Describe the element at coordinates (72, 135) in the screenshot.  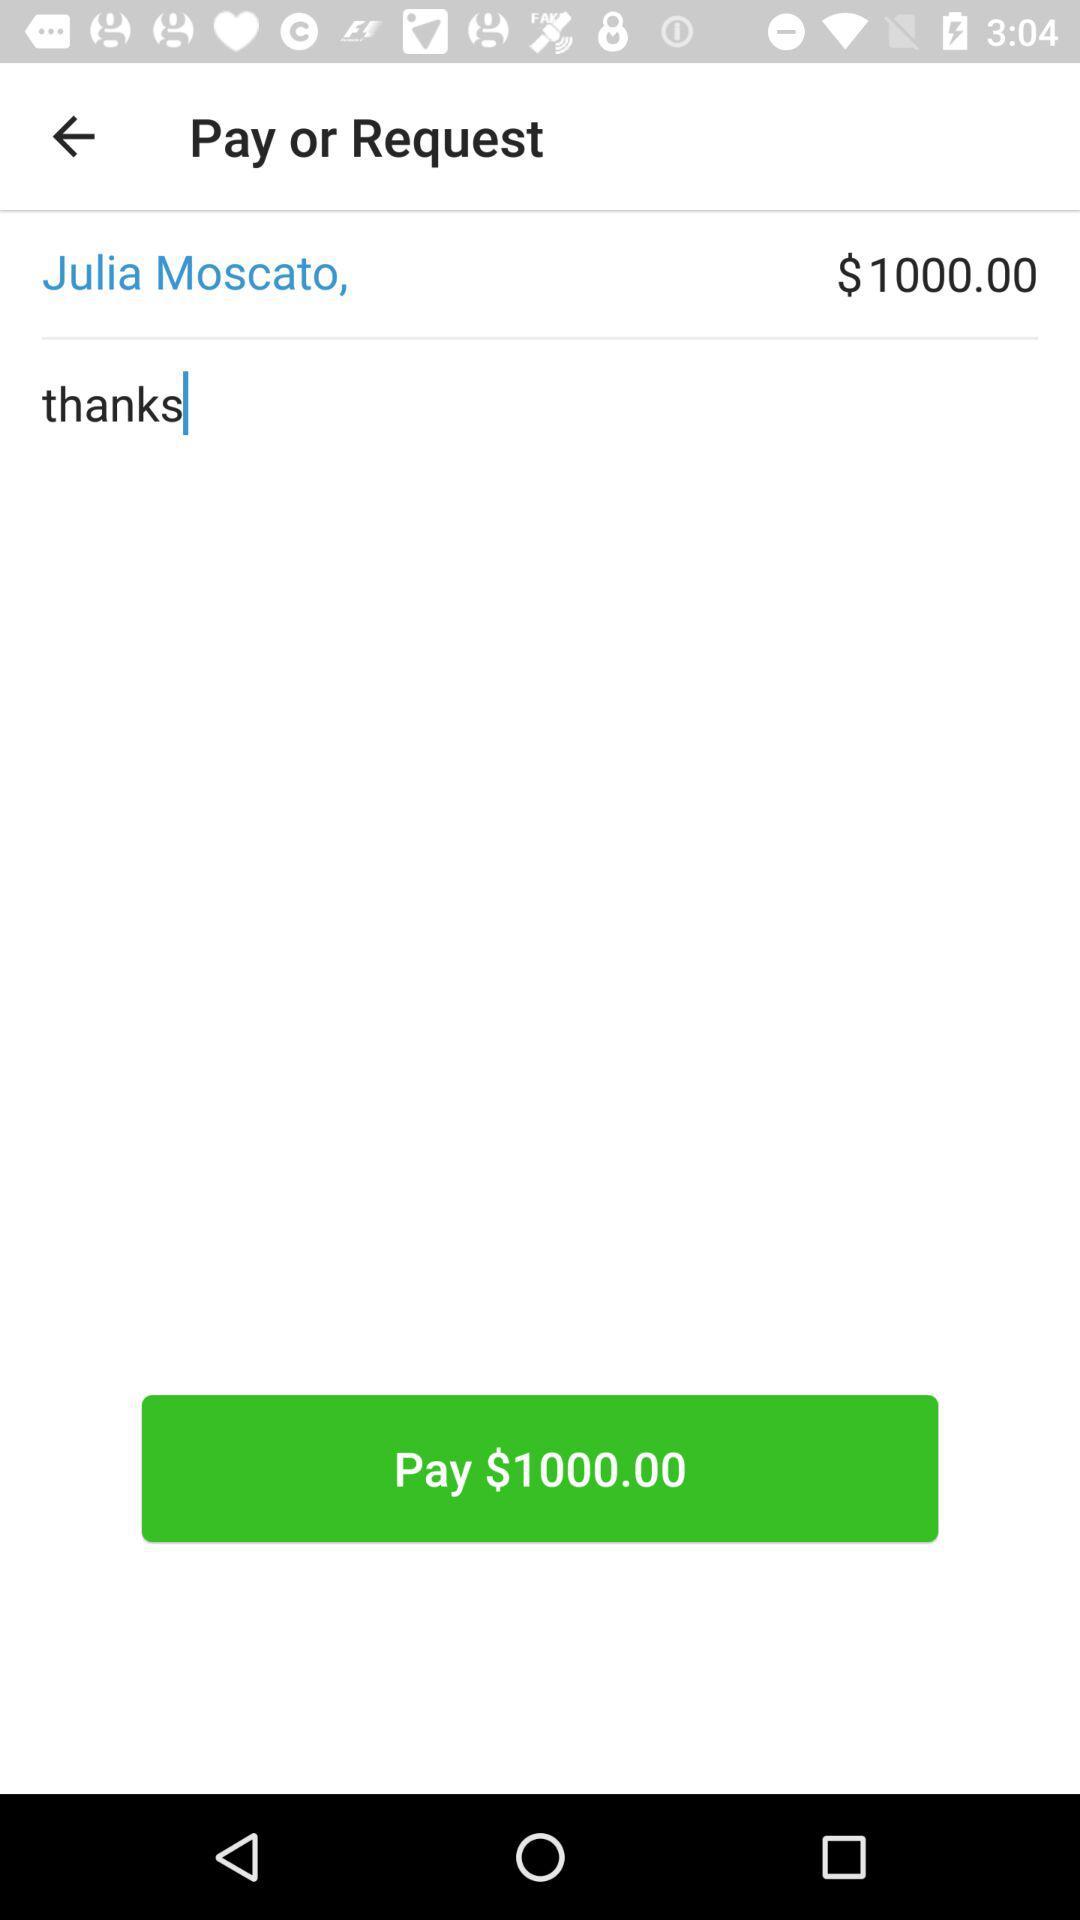
I see `the app next to the pay or request icon` at that location.